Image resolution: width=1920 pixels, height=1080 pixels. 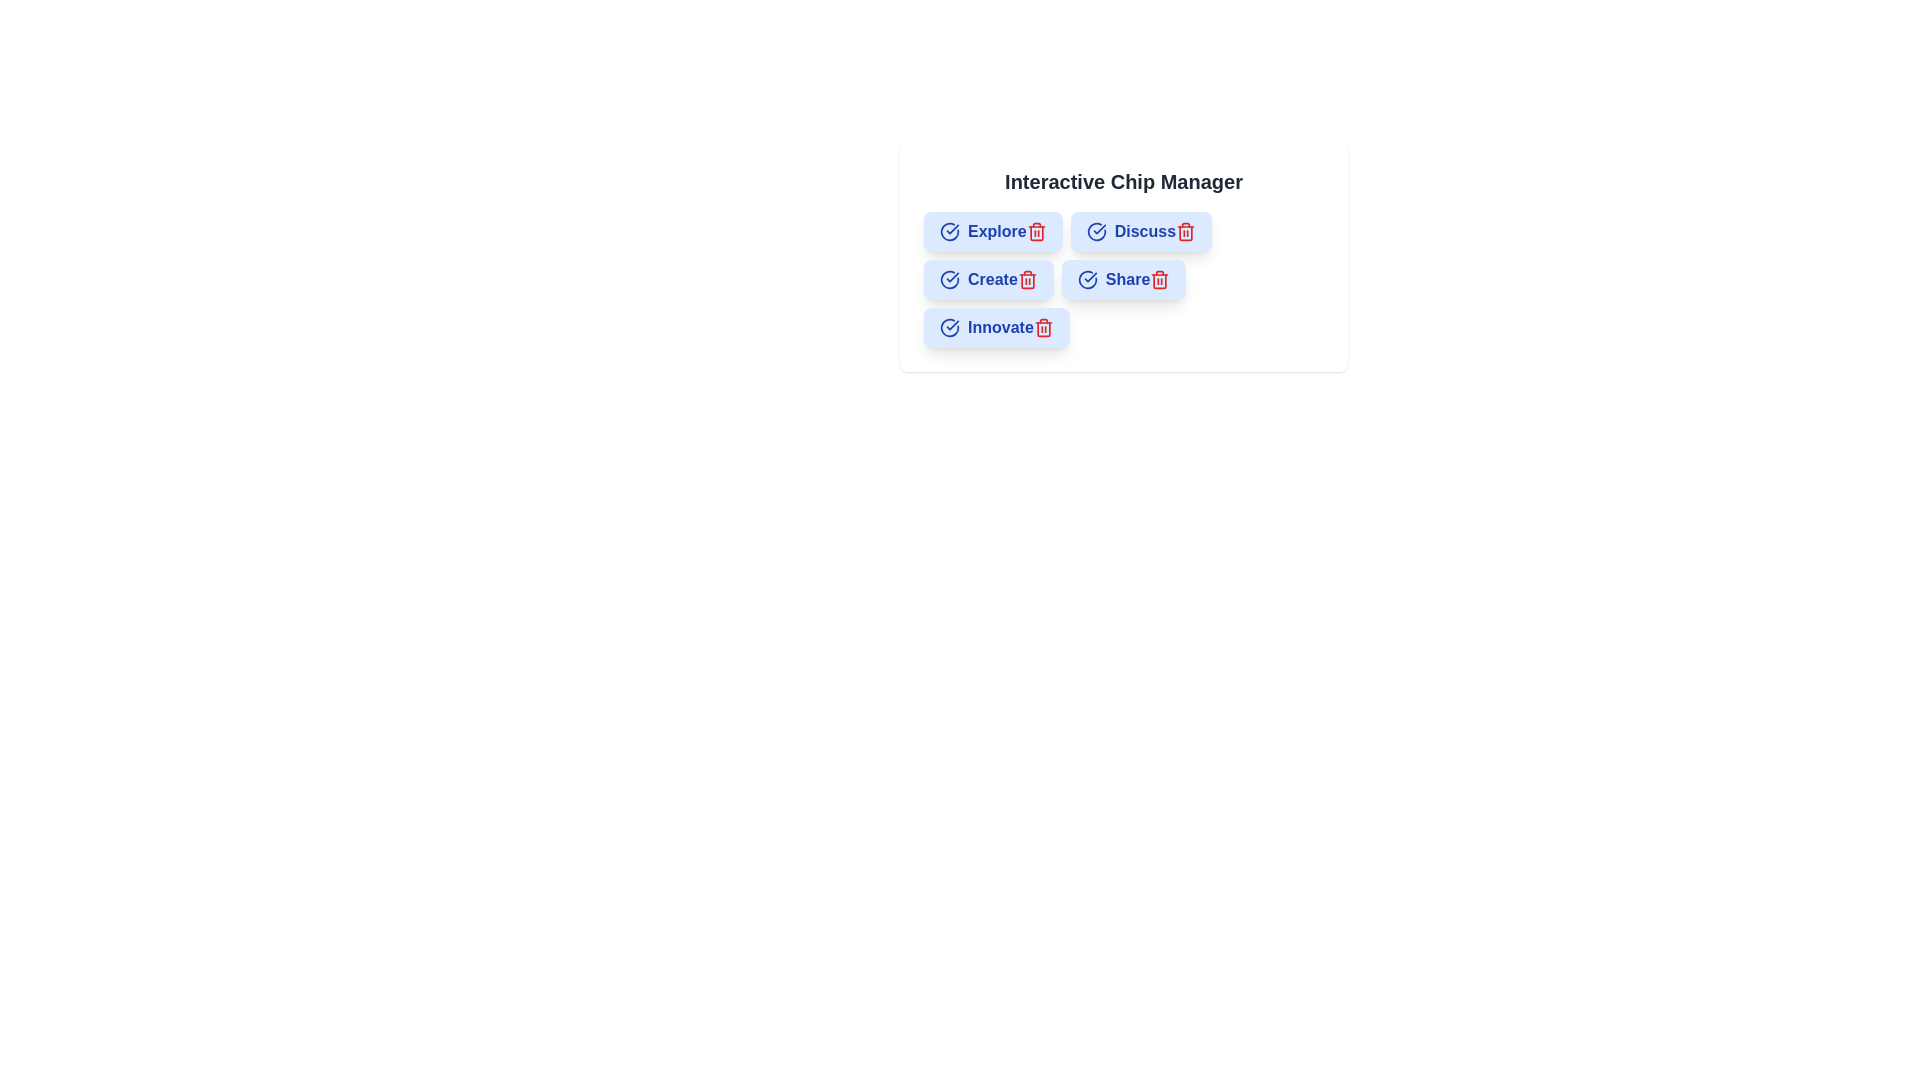 I want to click on the trash icon of the chip labeled Explore to remove it, so click(x=1036, y=230).